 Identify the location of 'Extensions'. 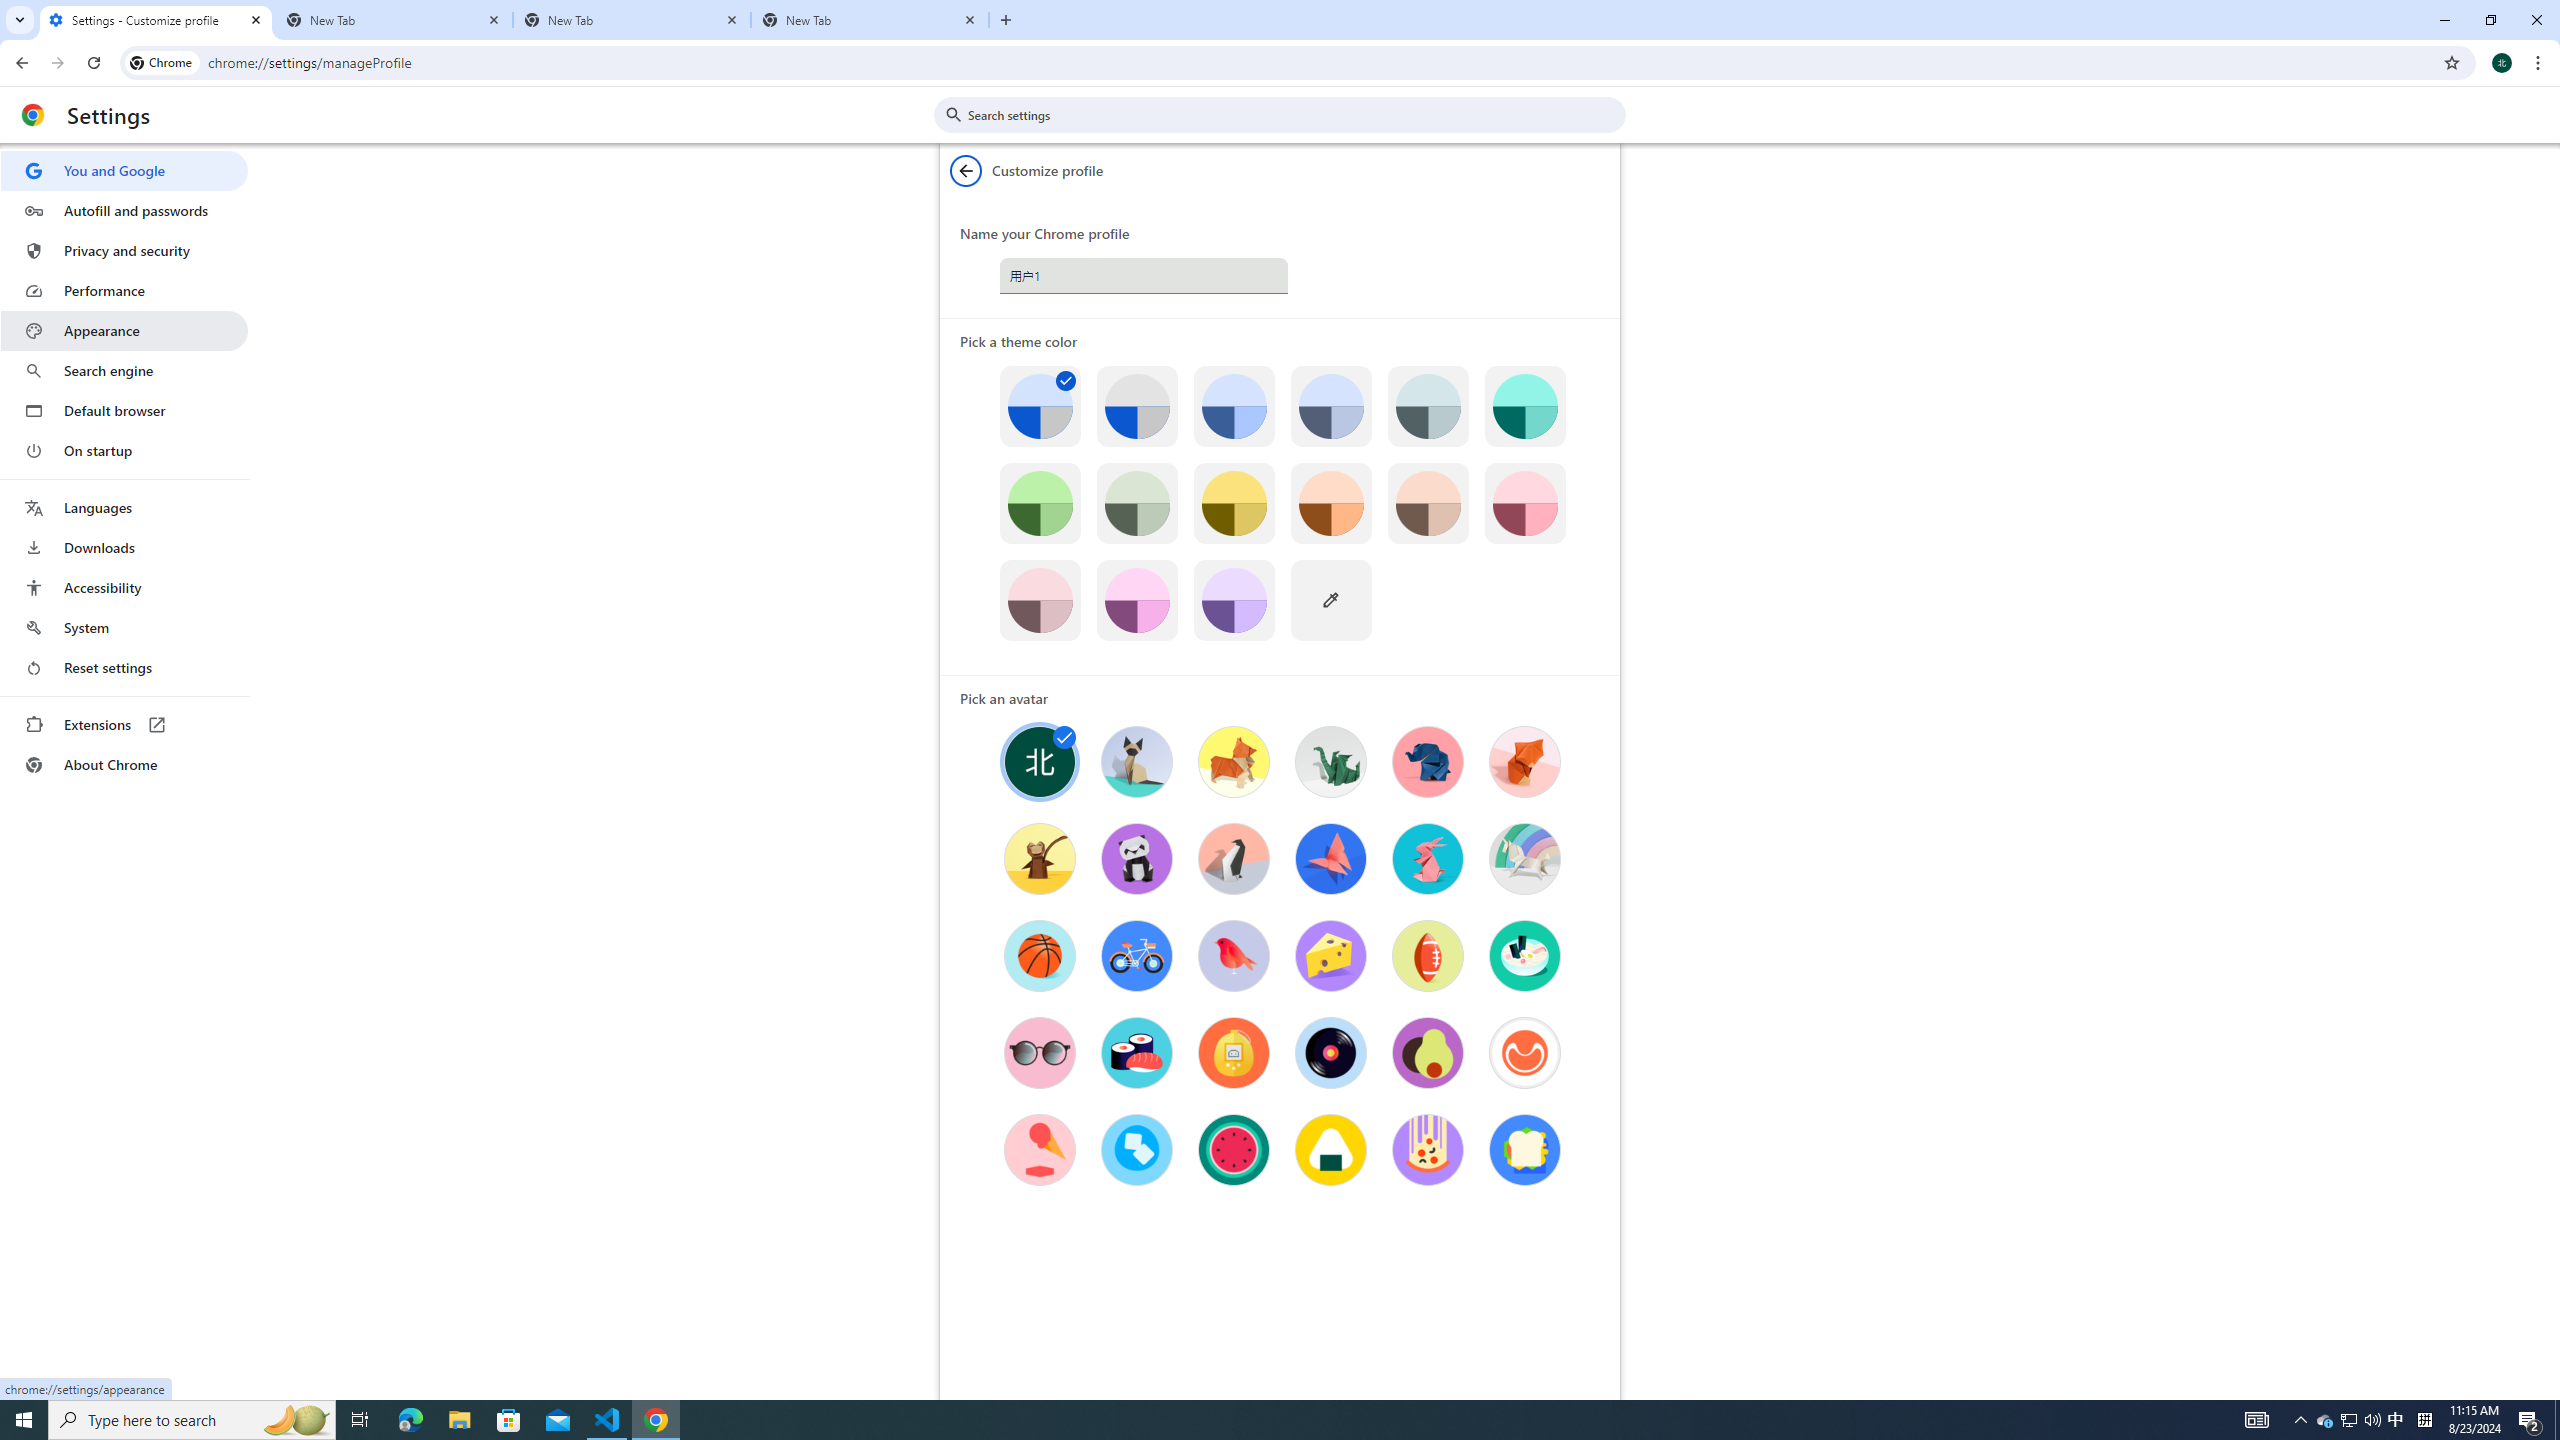
(123, 724).